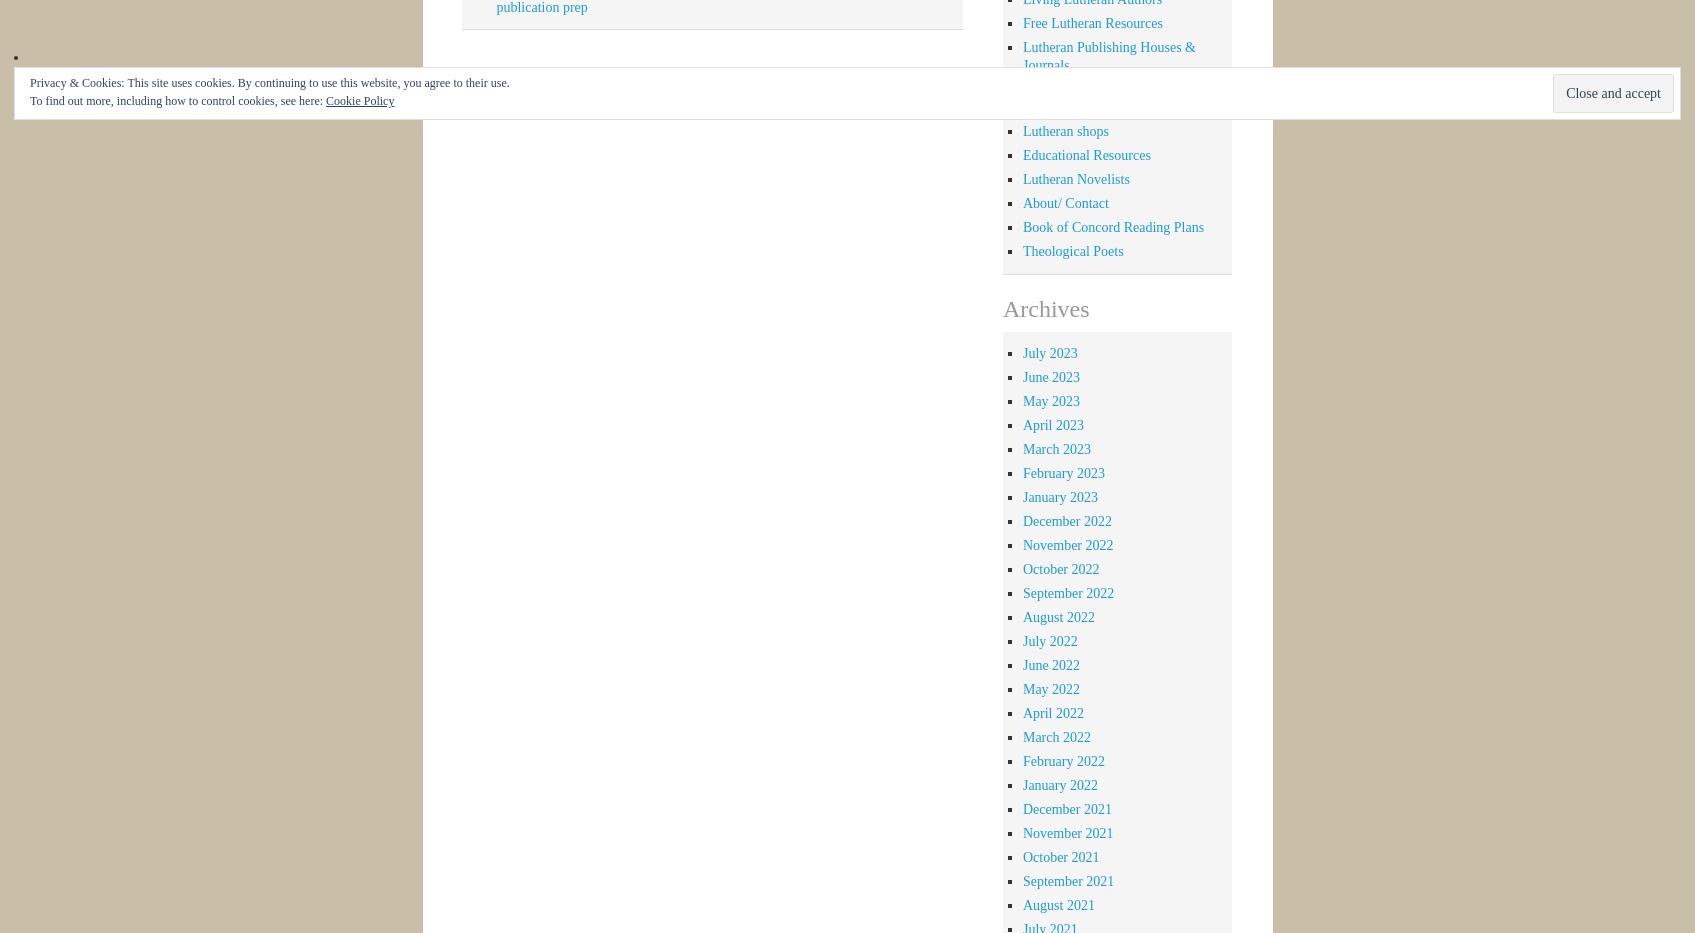 The width and height of the screenshot is (1695, 933). I want to click on 'February 2022', so click(1062, 759).